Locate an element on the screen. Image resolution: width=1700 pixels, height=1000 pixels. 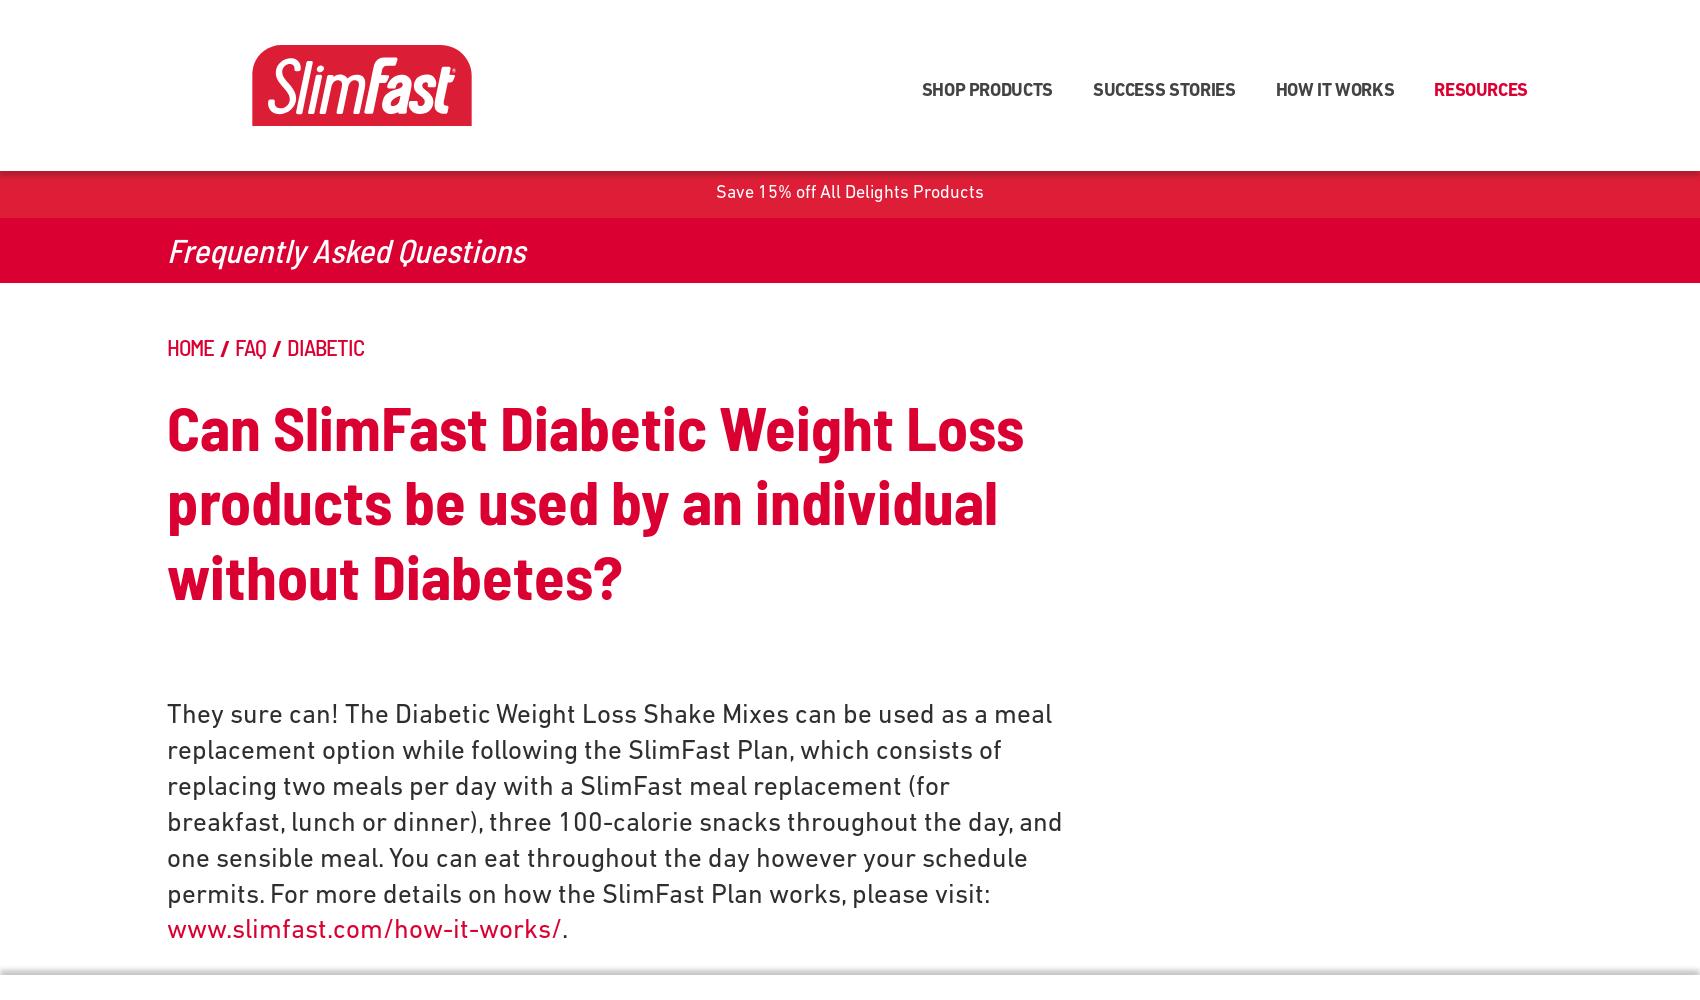
'www.slimfast.com/how-it-works/' is located at coordinates (363, 931).